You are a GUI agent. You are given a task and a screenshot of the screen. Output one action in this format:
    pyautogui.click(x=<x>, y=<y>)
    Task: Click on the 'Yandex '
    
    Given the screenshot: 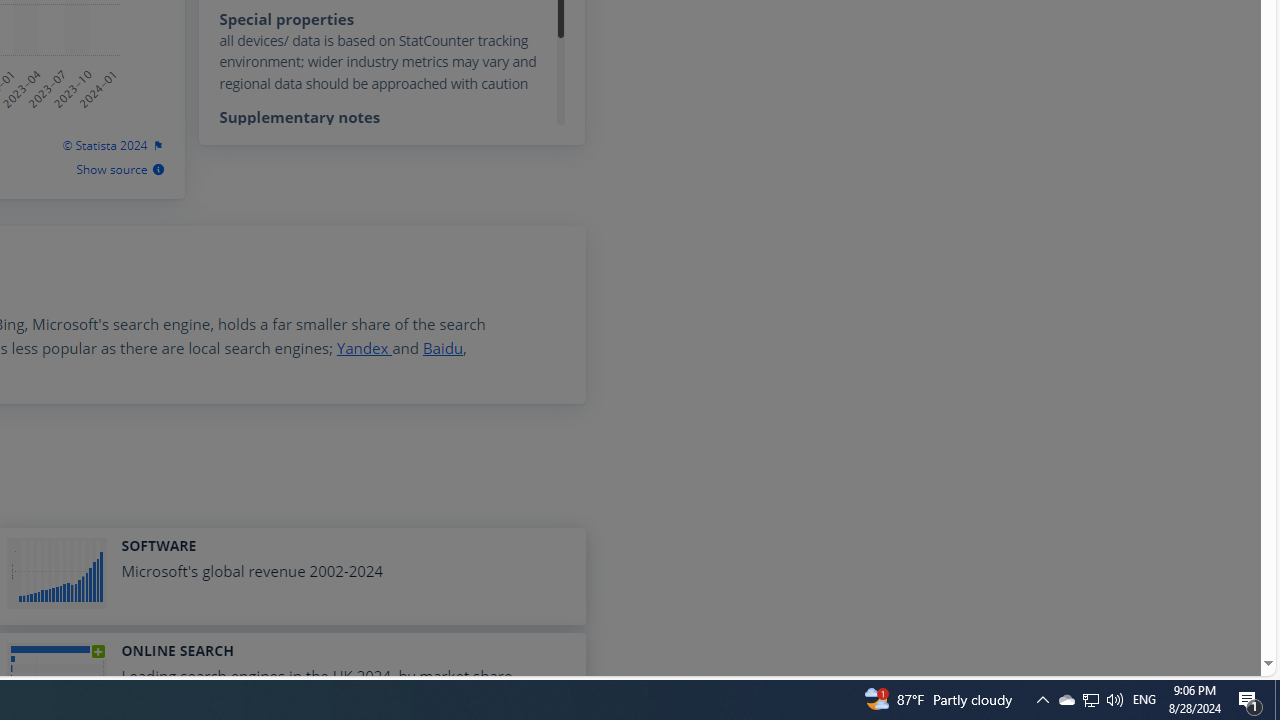 What is the action you would take?
    pyautogui.click(x=364, y=347)
    